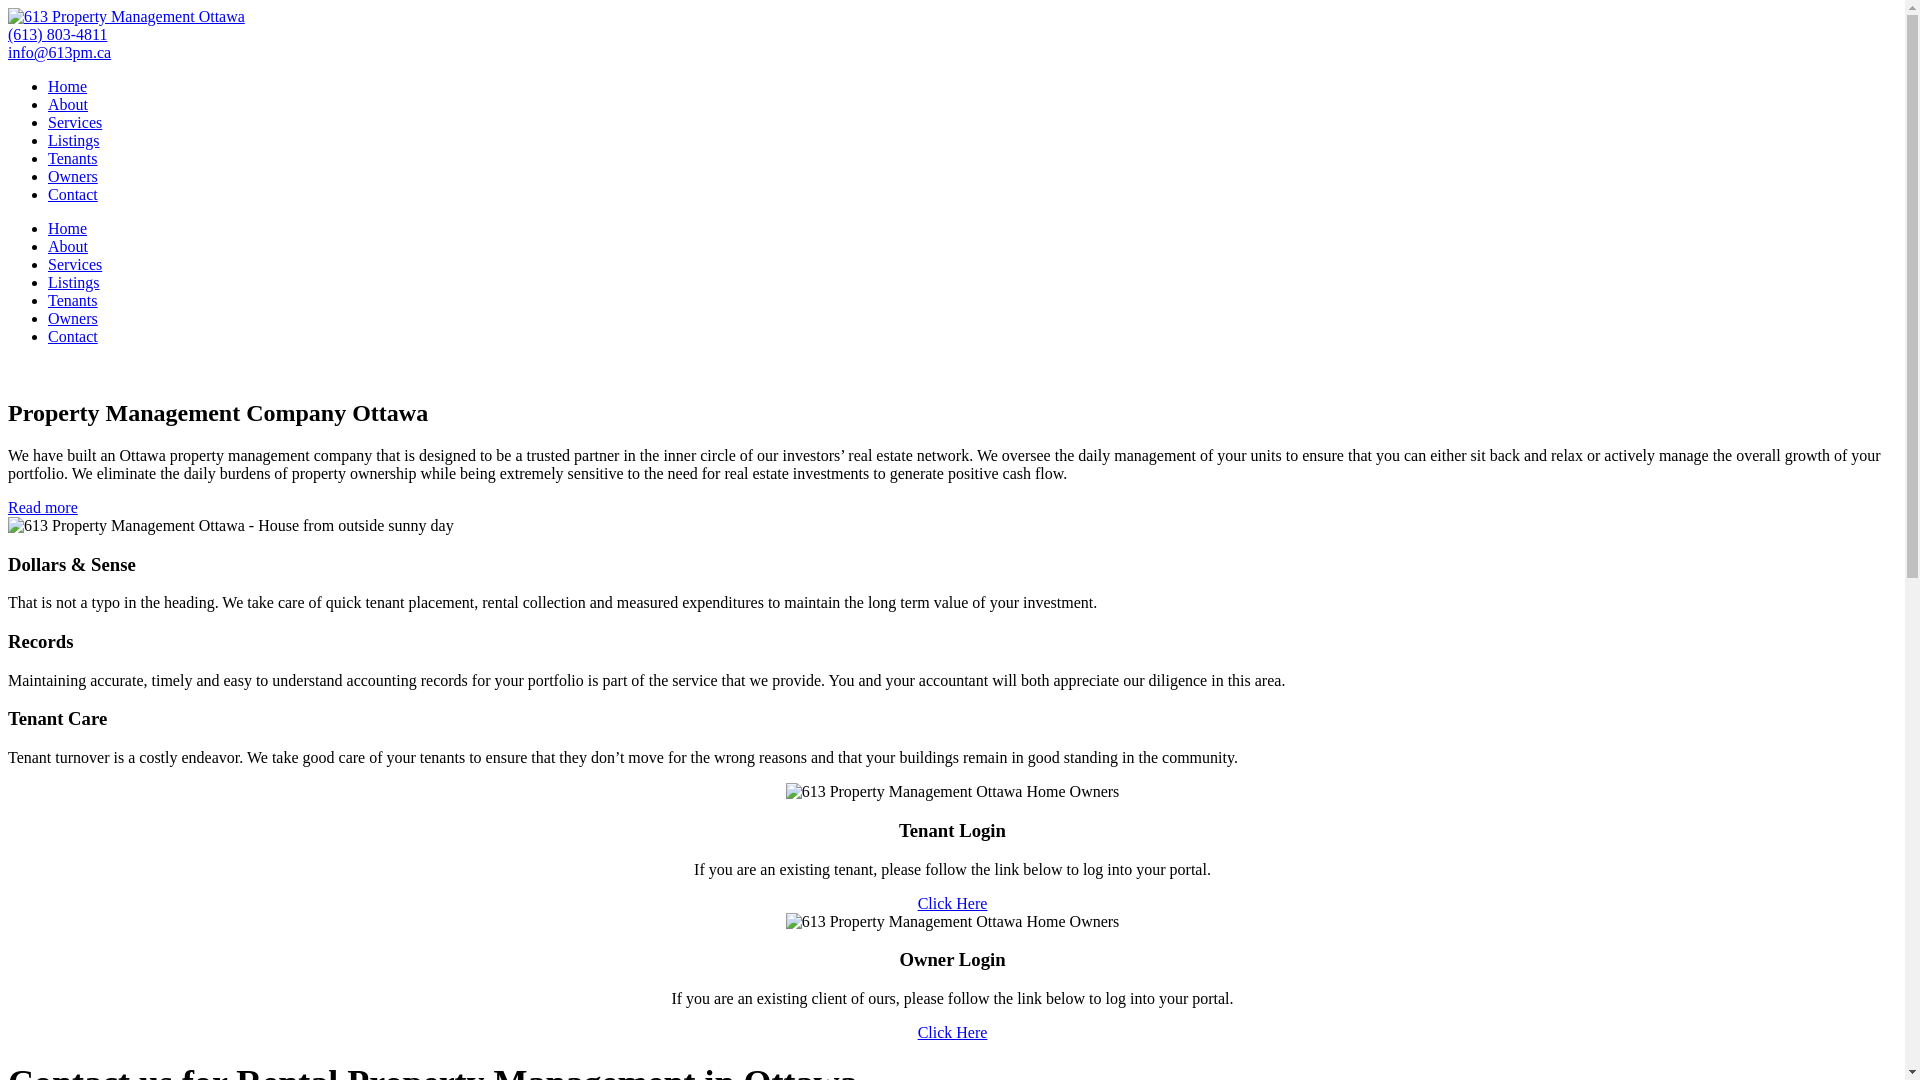  What do you see at coordinates (67, 104) in the screenshot?
I see `'About'` at bounding box center [67, 104].